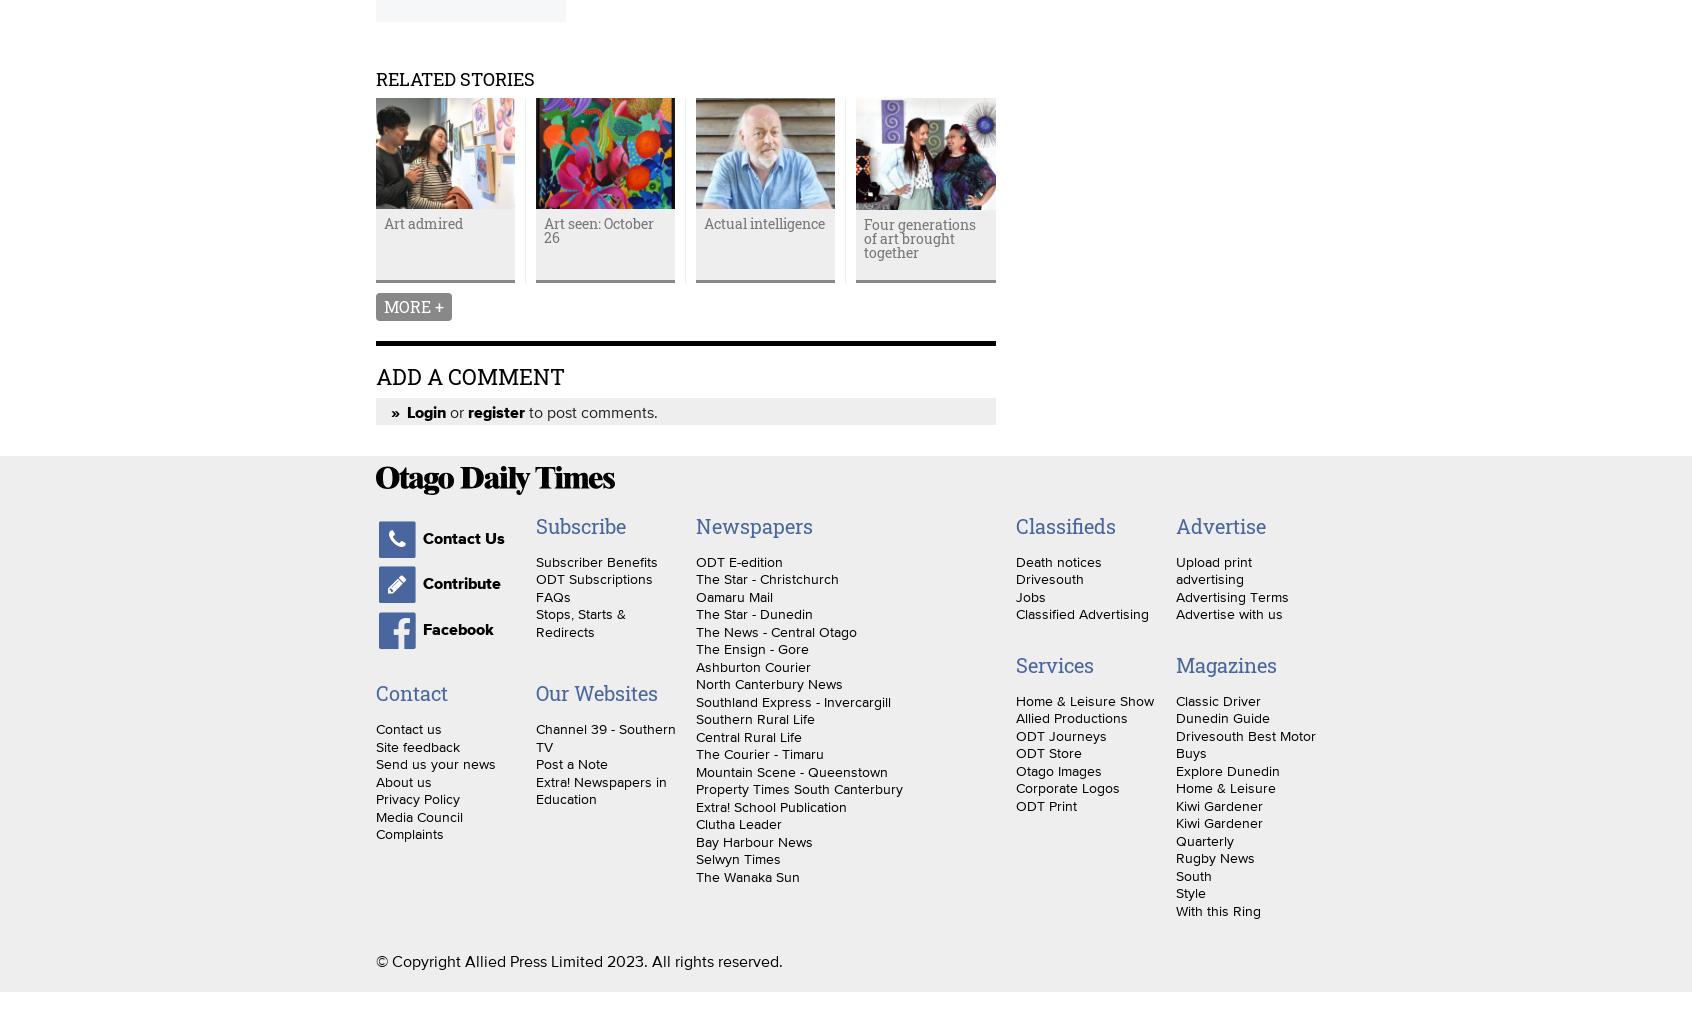  I want to click on 'Death notices', so click(1058, 559).